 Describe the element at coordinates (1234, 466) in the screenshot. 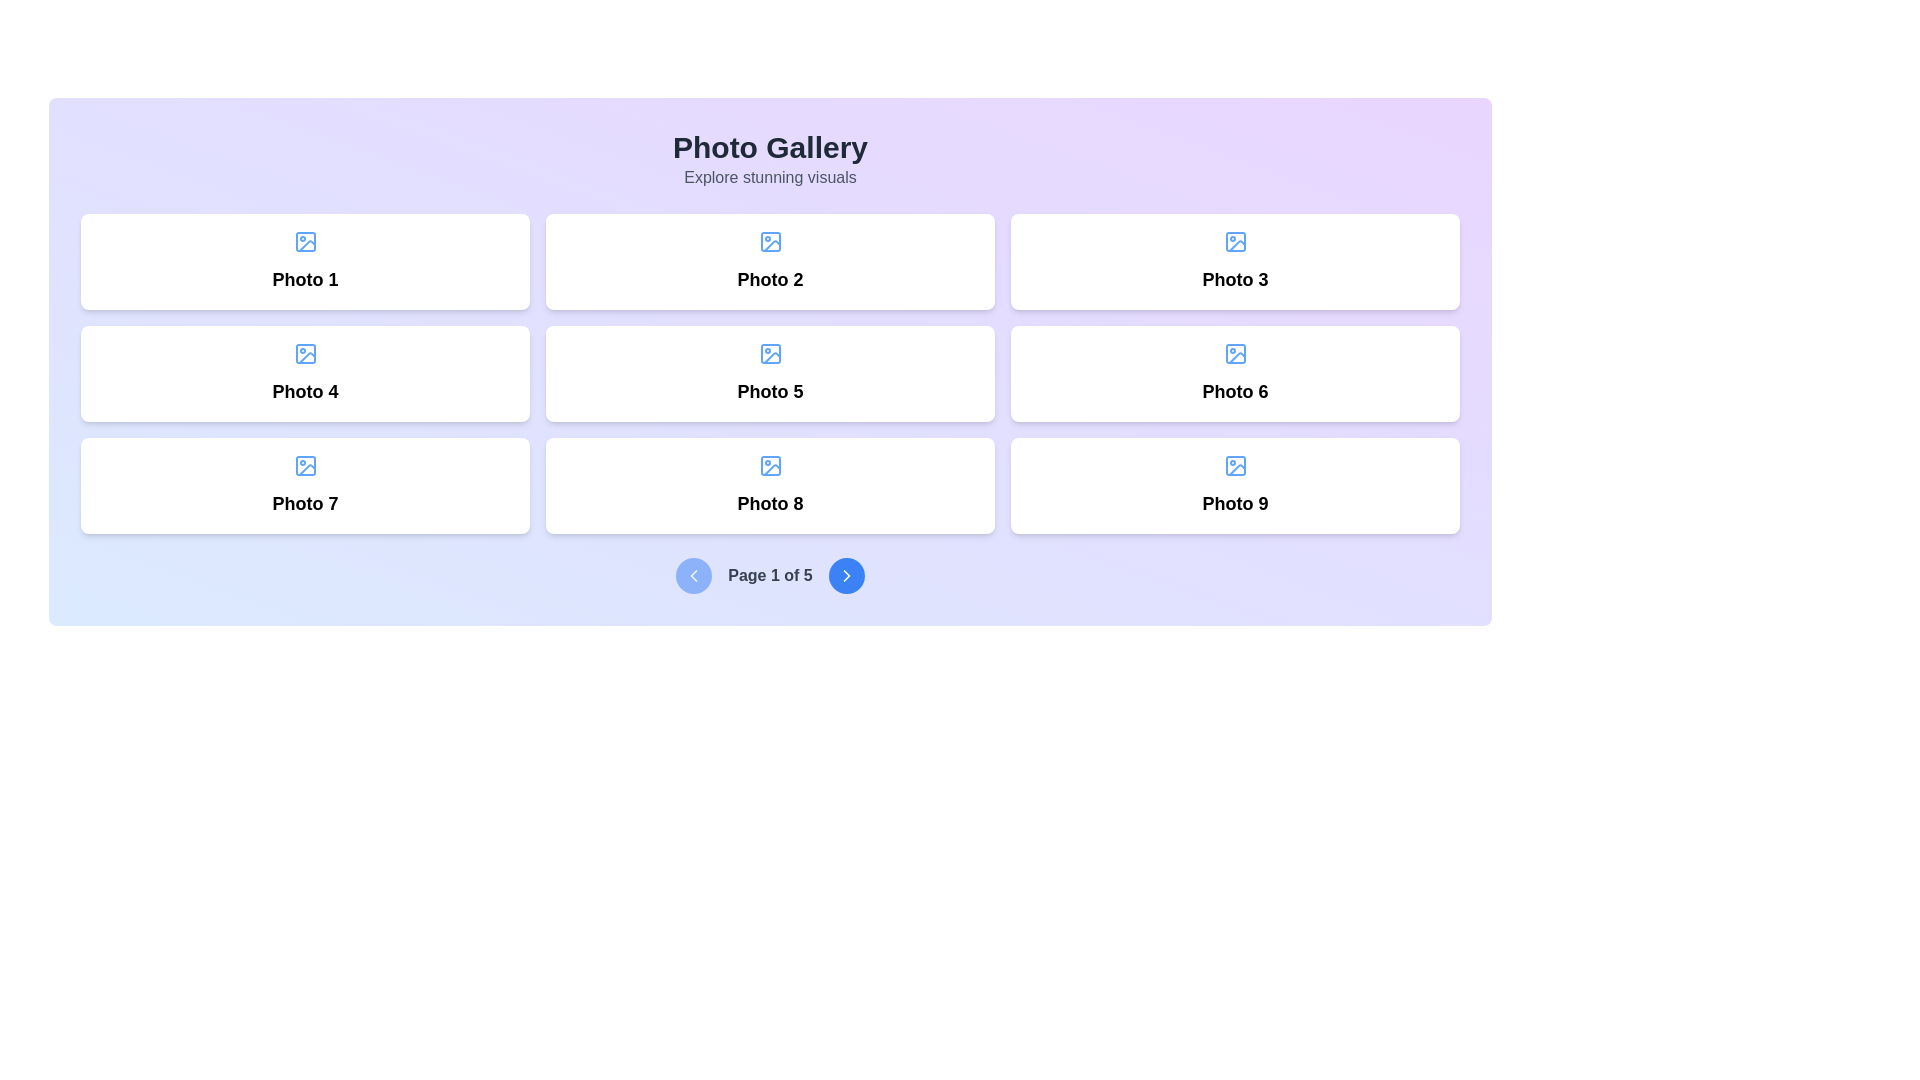

I see `the Icon depicting a placeholder image located in the bottom-right corner of the content labeled 'Photo 9' in the third row and third column of the grid` at that location.